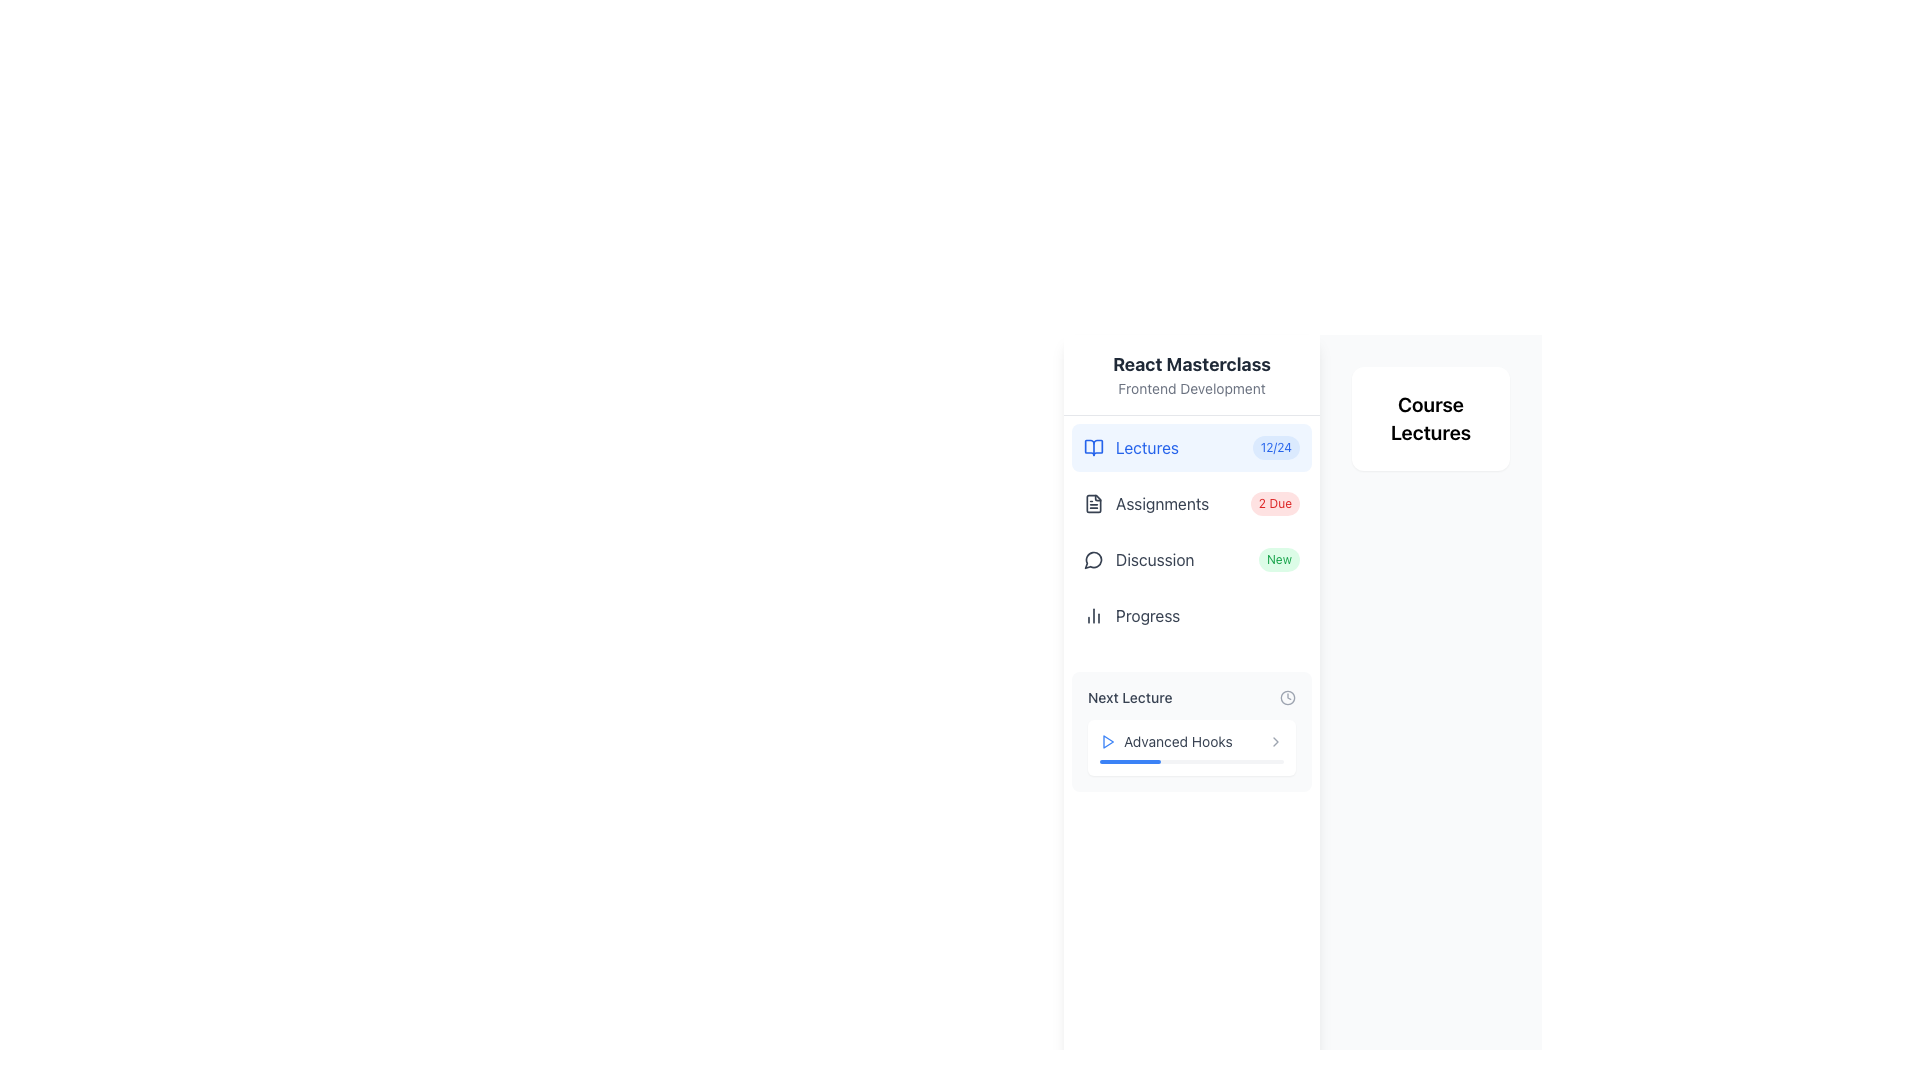 The height and width of the screenshot is (1080, 1920). I want to click on the text label displaying 'Frontend Development', which is positioned directly below the header 'React Masterclass' and is centered horizontally on the page, so click(1191, 389).